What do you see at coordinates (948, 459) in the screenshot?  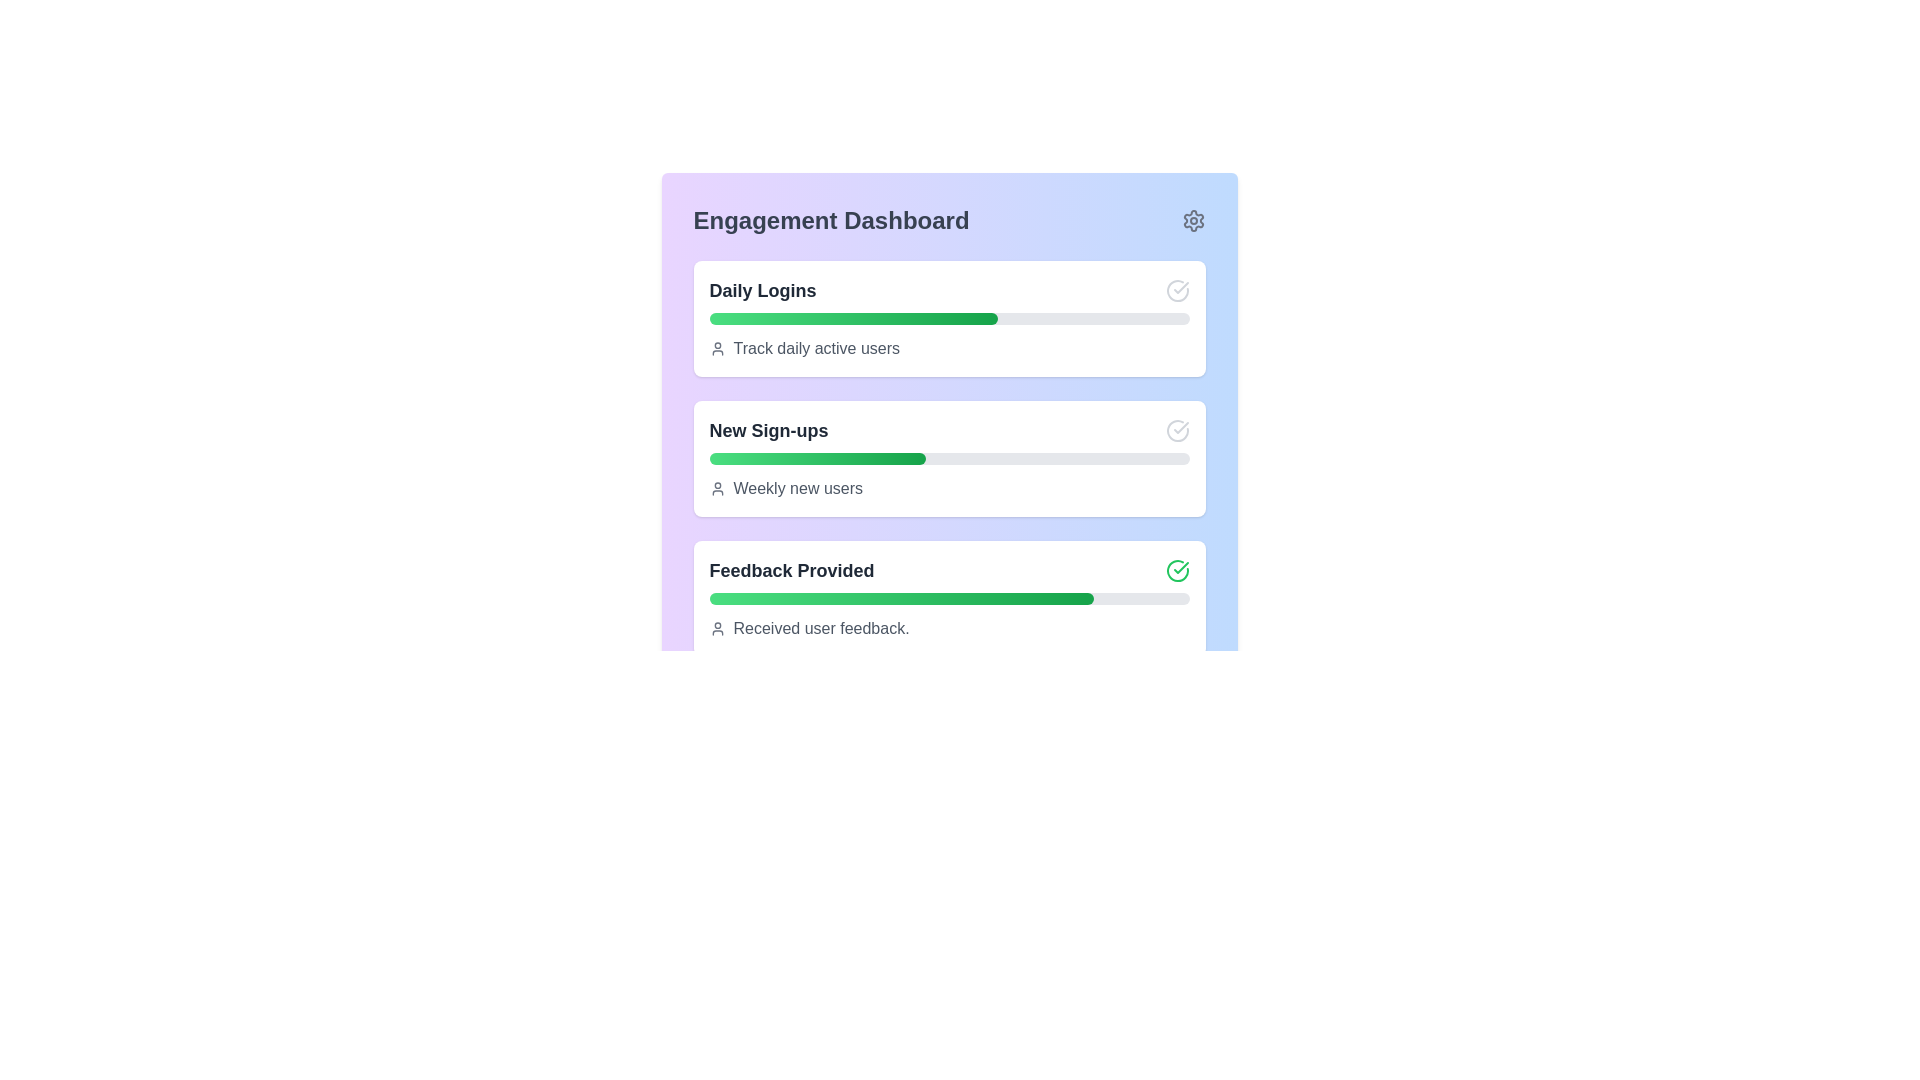 I see `the horizontal progress bar located in the 'New Sign-ups' section of the dashboard, which is gray with a green filled section and rounded ends` at bounding box center [948, 459].